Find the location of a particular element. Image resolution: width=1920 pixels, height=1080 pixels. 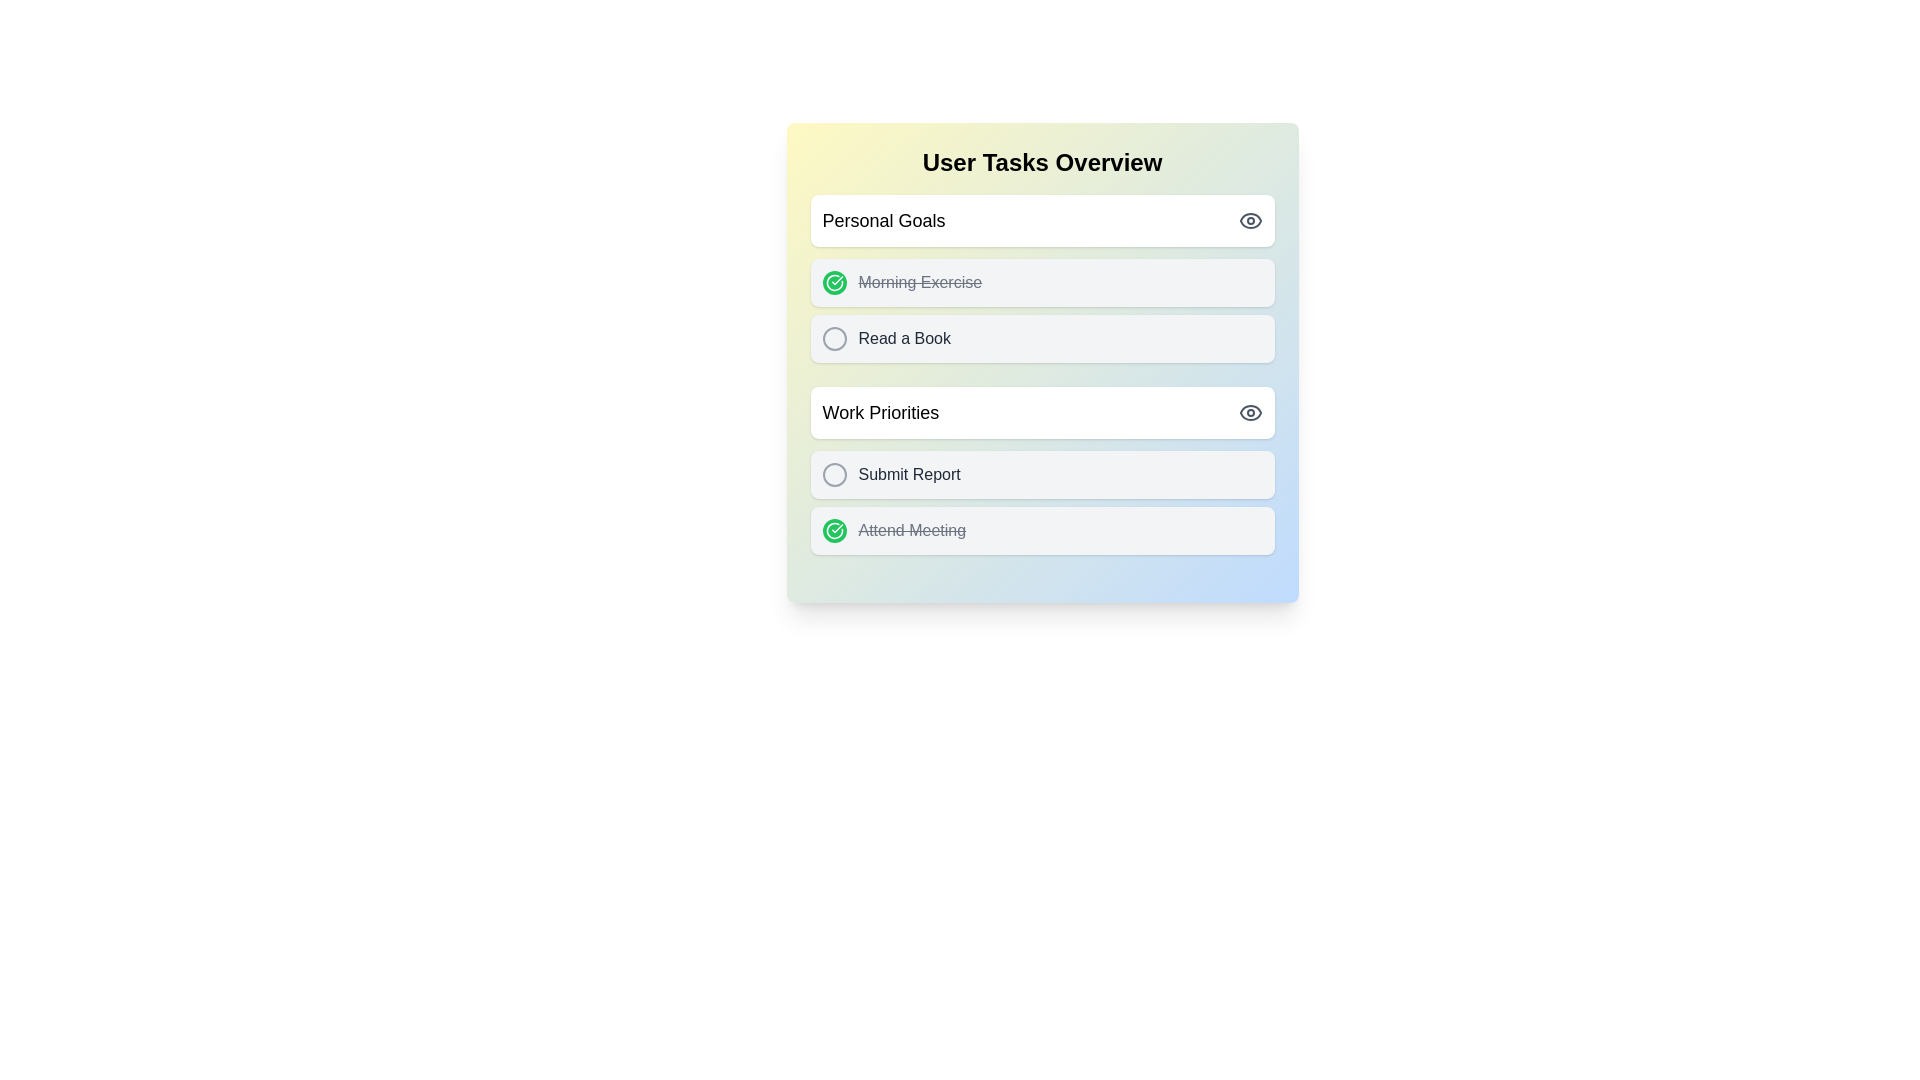

the Text Label displaying 'Morning Exercise', which is marked as done with a strikethrough, located centrally in a layout with icons to its left is located at coordinates (919, 282).